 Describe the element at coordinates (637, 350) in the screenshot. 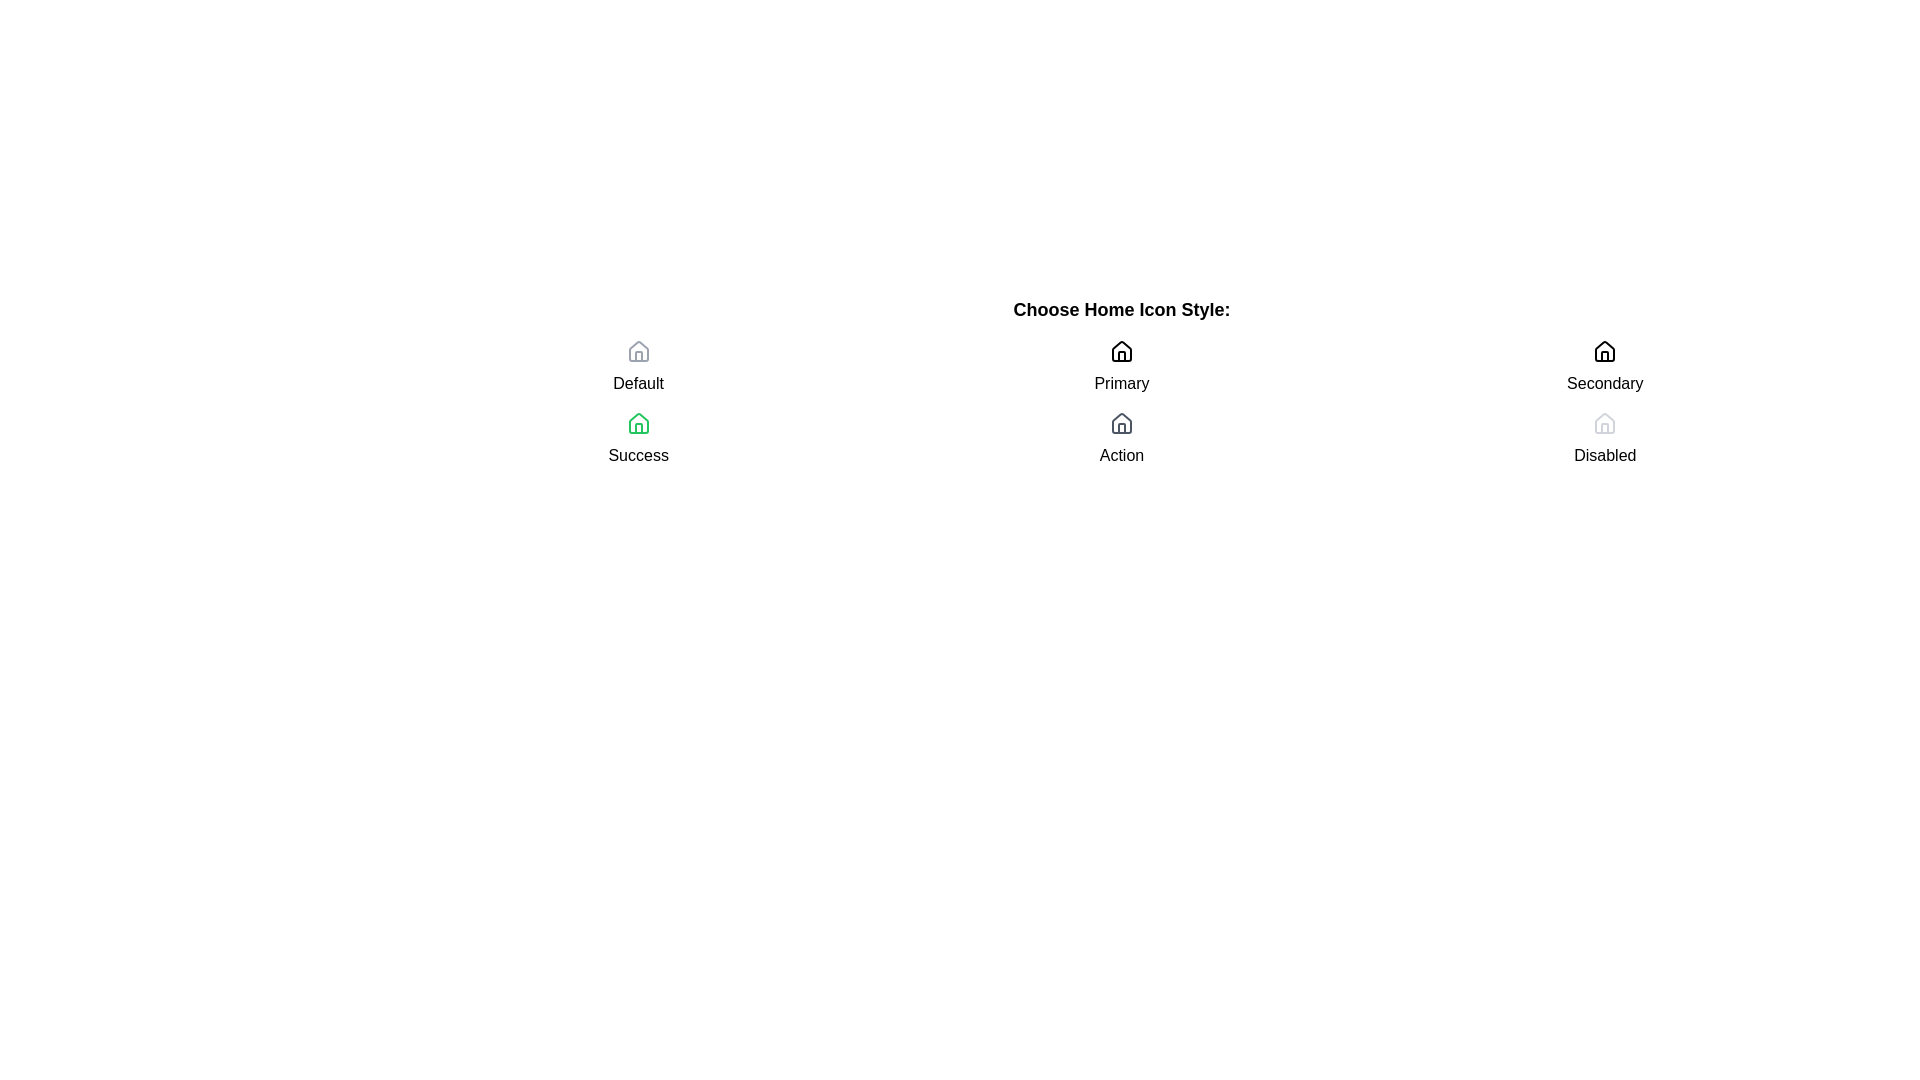

I see `the 'home' icon located in the top-left corner of the grouped interface section, which serves as a placeholder or default state representation` at that location.